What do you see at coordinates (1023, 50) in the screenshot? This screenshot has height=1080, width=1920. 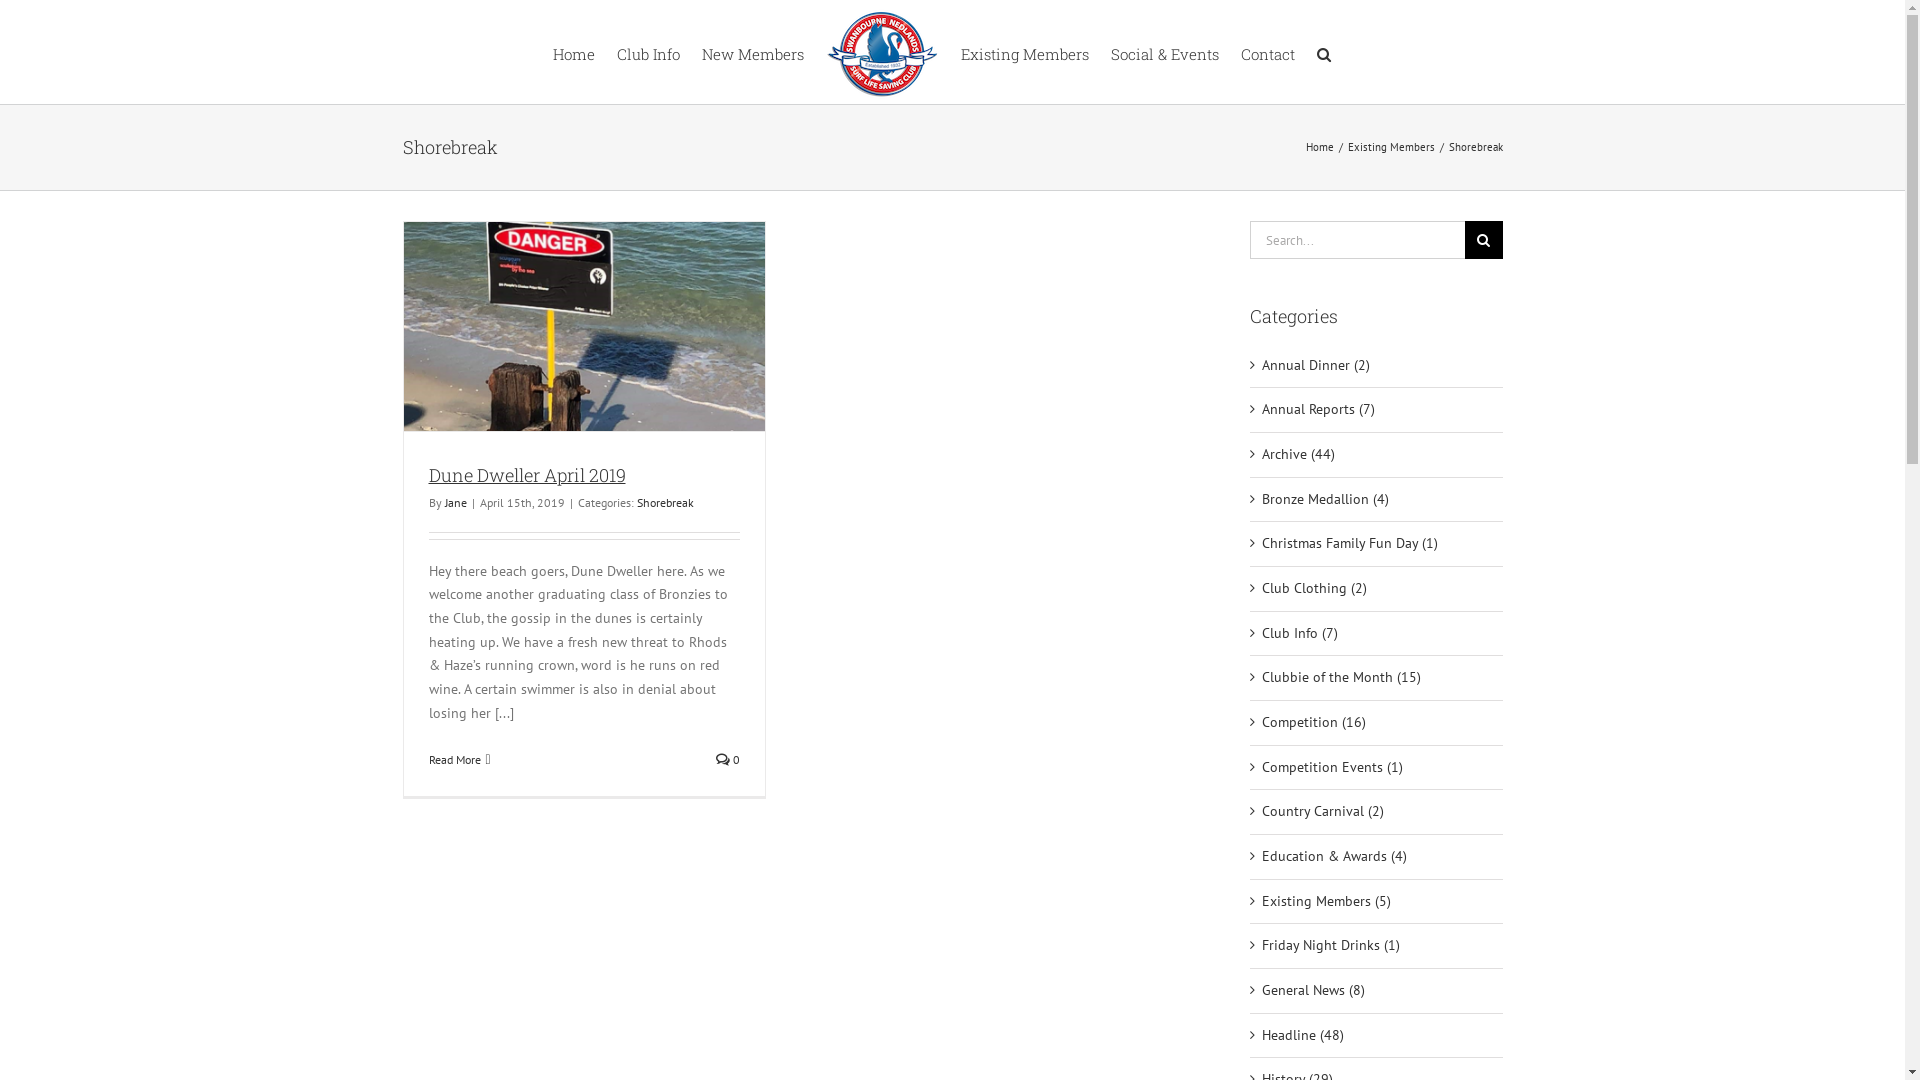 I see `'Existing Members'` at bounding box center [1023, 50].